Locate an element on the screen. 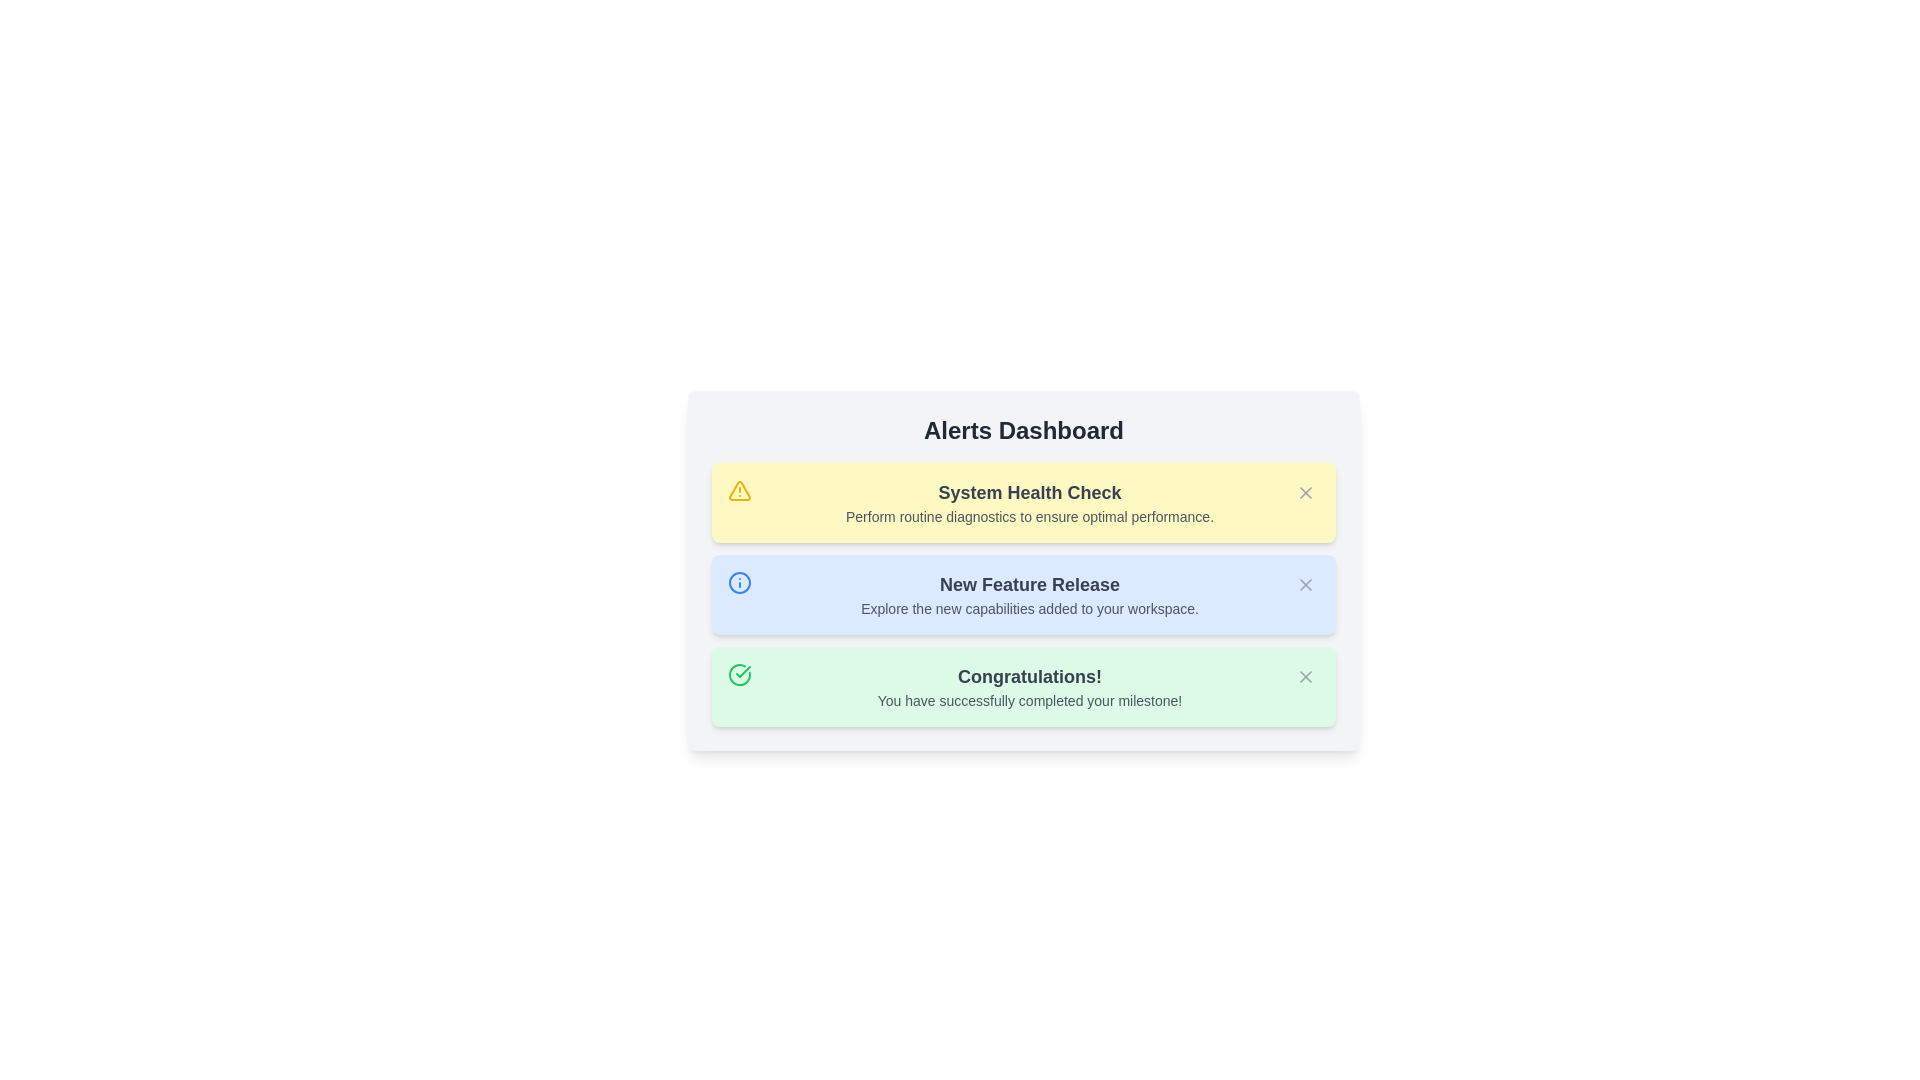  the dismiss button for the alert titled 'System Health Check' is located at coordinates (1305, 493).